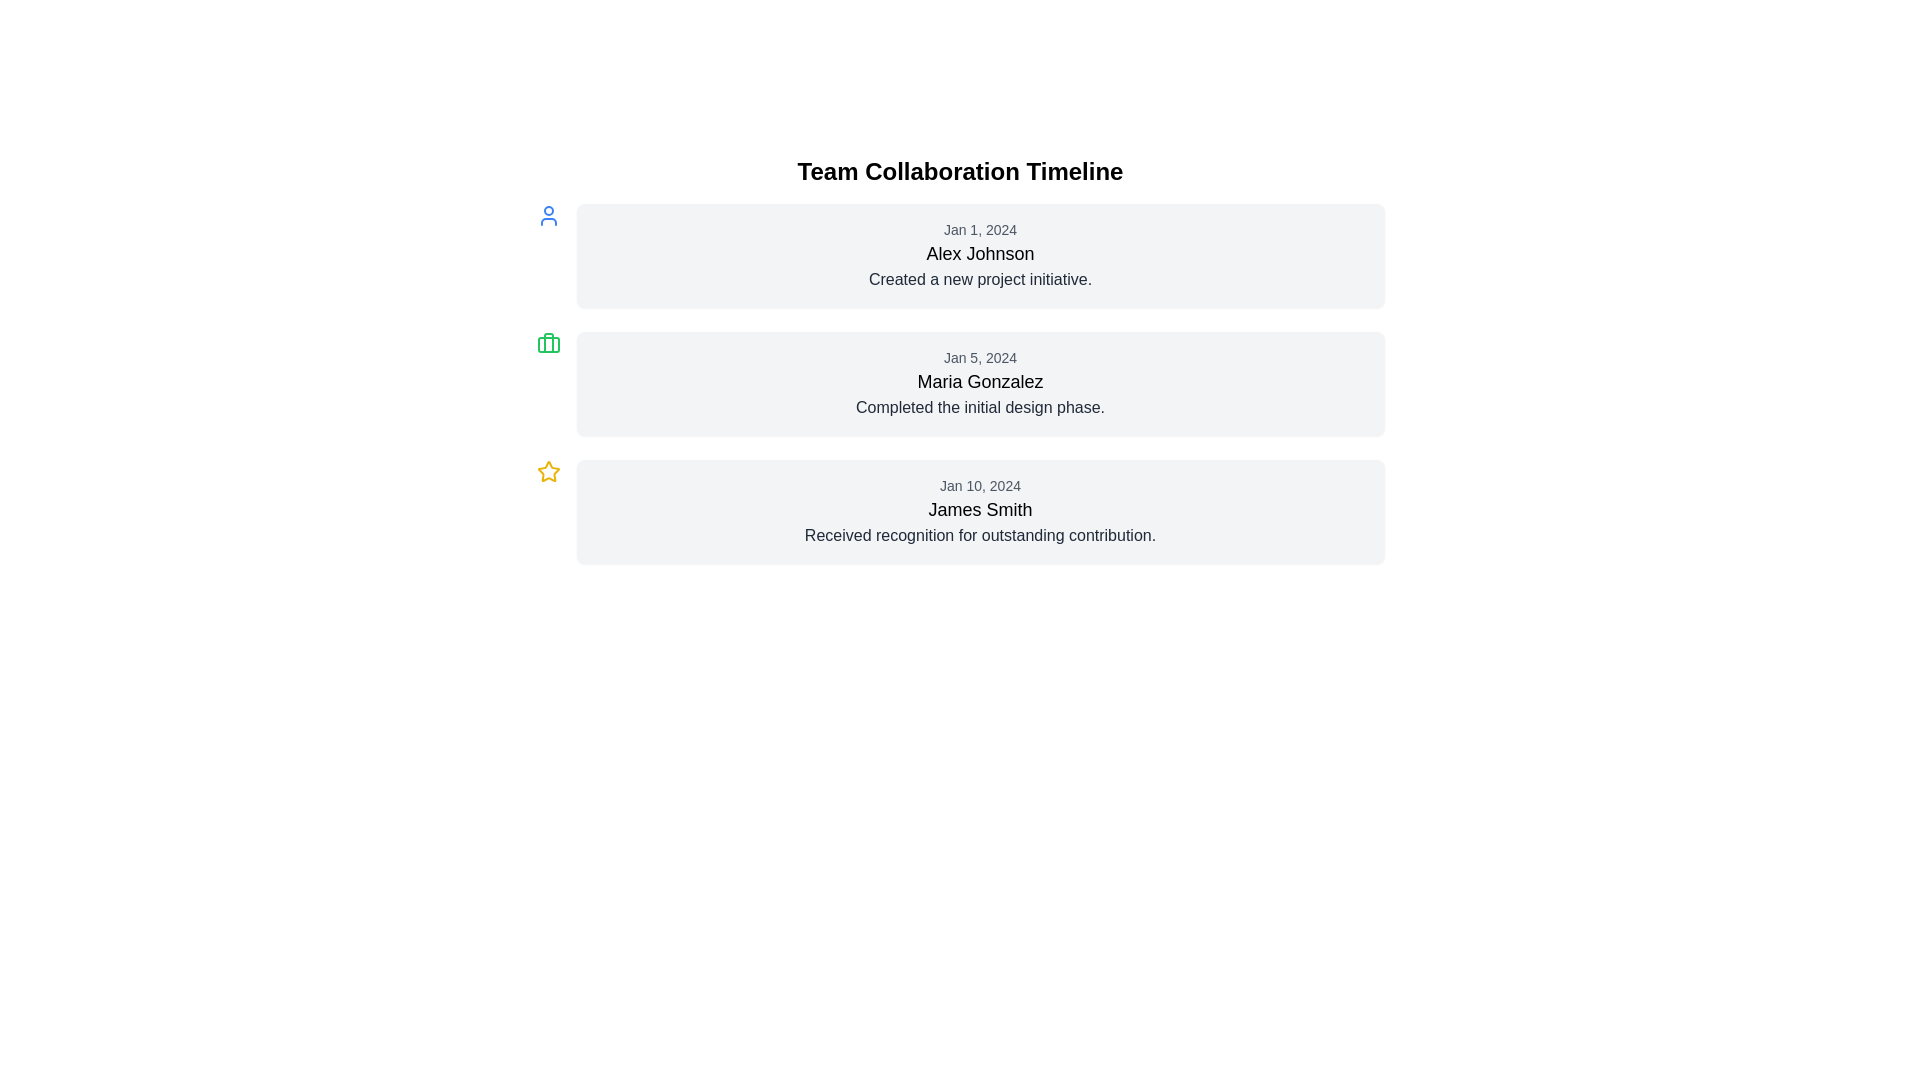 This screenshot has height=1080, width=1920. Describe the element at coordinates (548, 471) in the screenshot. I see `the star icon located to the left of the last entry in the vertical timeline interface, which signifies recognition for James Smith's achievement dated Jan 10, 2024` at that location.